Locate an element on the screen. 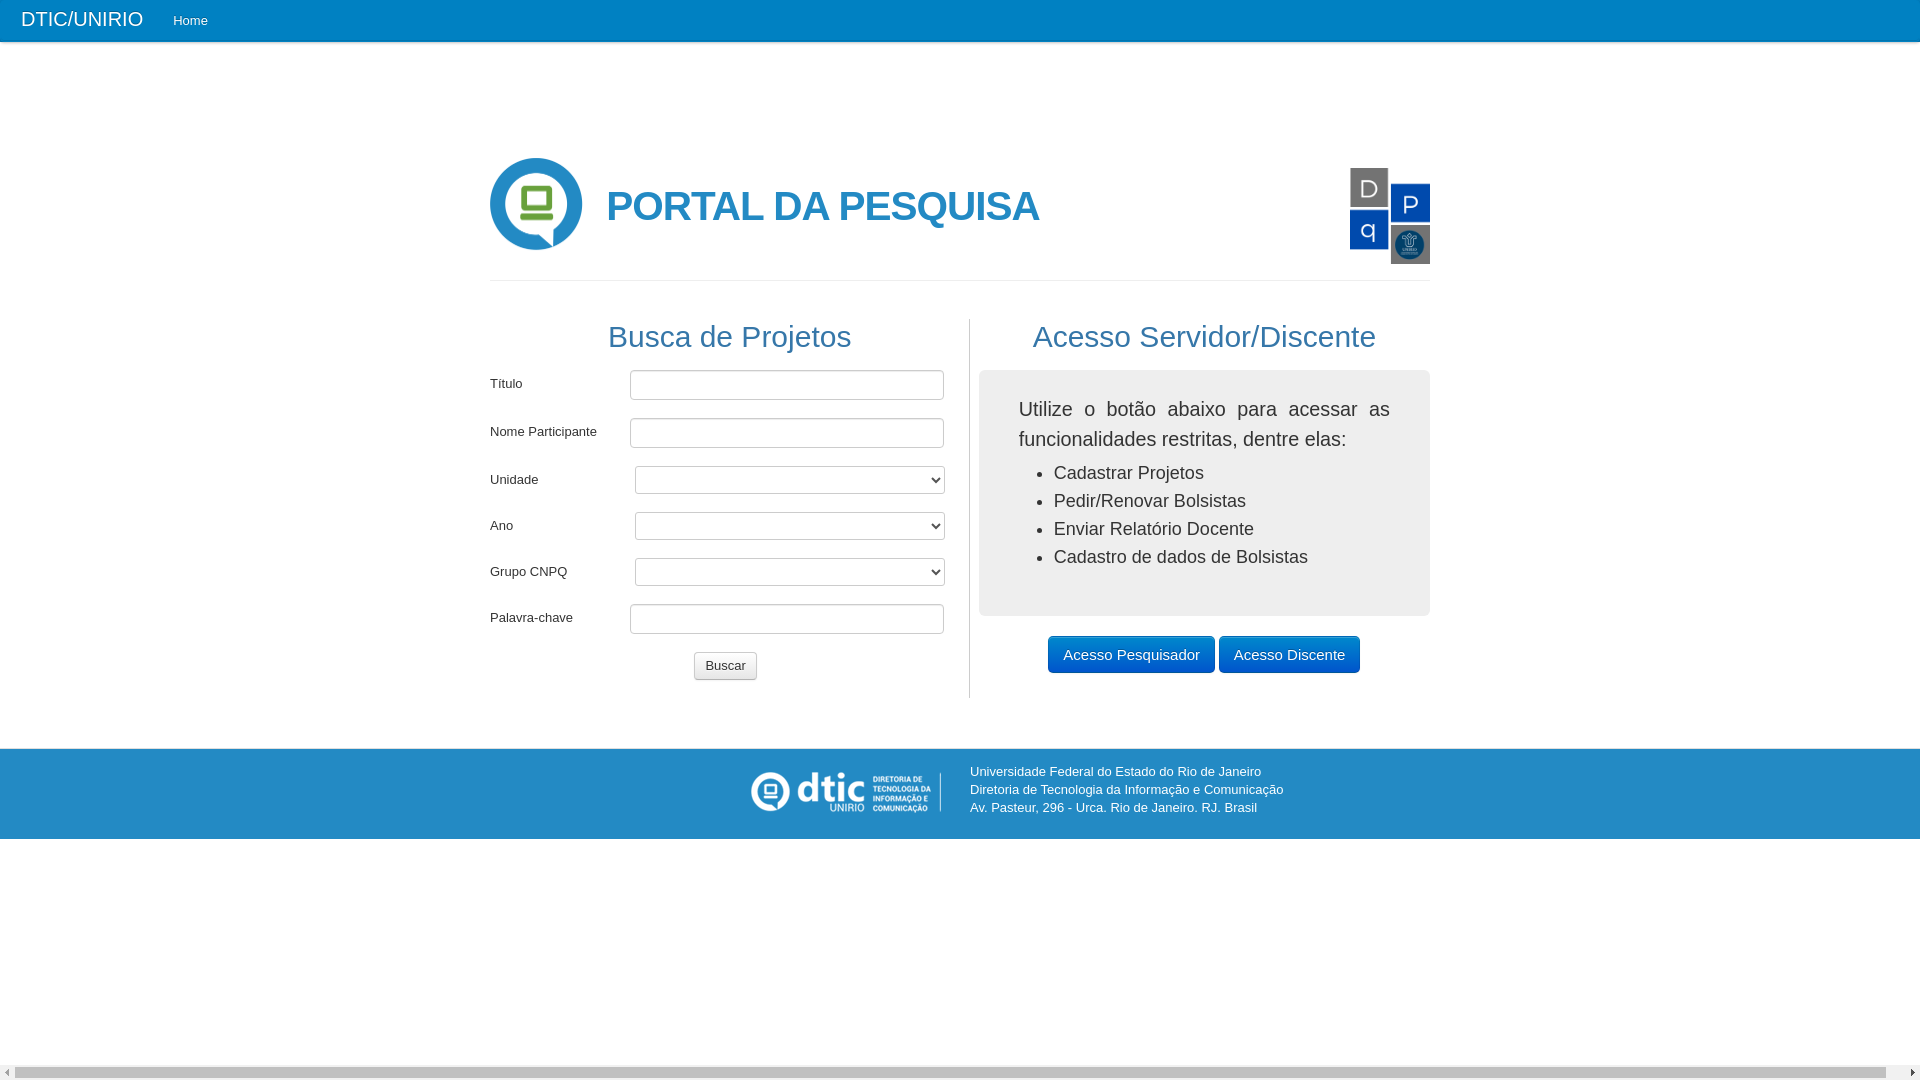 The width and height of the screenshot is (1920, 1080). 'DTIC/UNIRIO' is located at coordinates (0, 20).